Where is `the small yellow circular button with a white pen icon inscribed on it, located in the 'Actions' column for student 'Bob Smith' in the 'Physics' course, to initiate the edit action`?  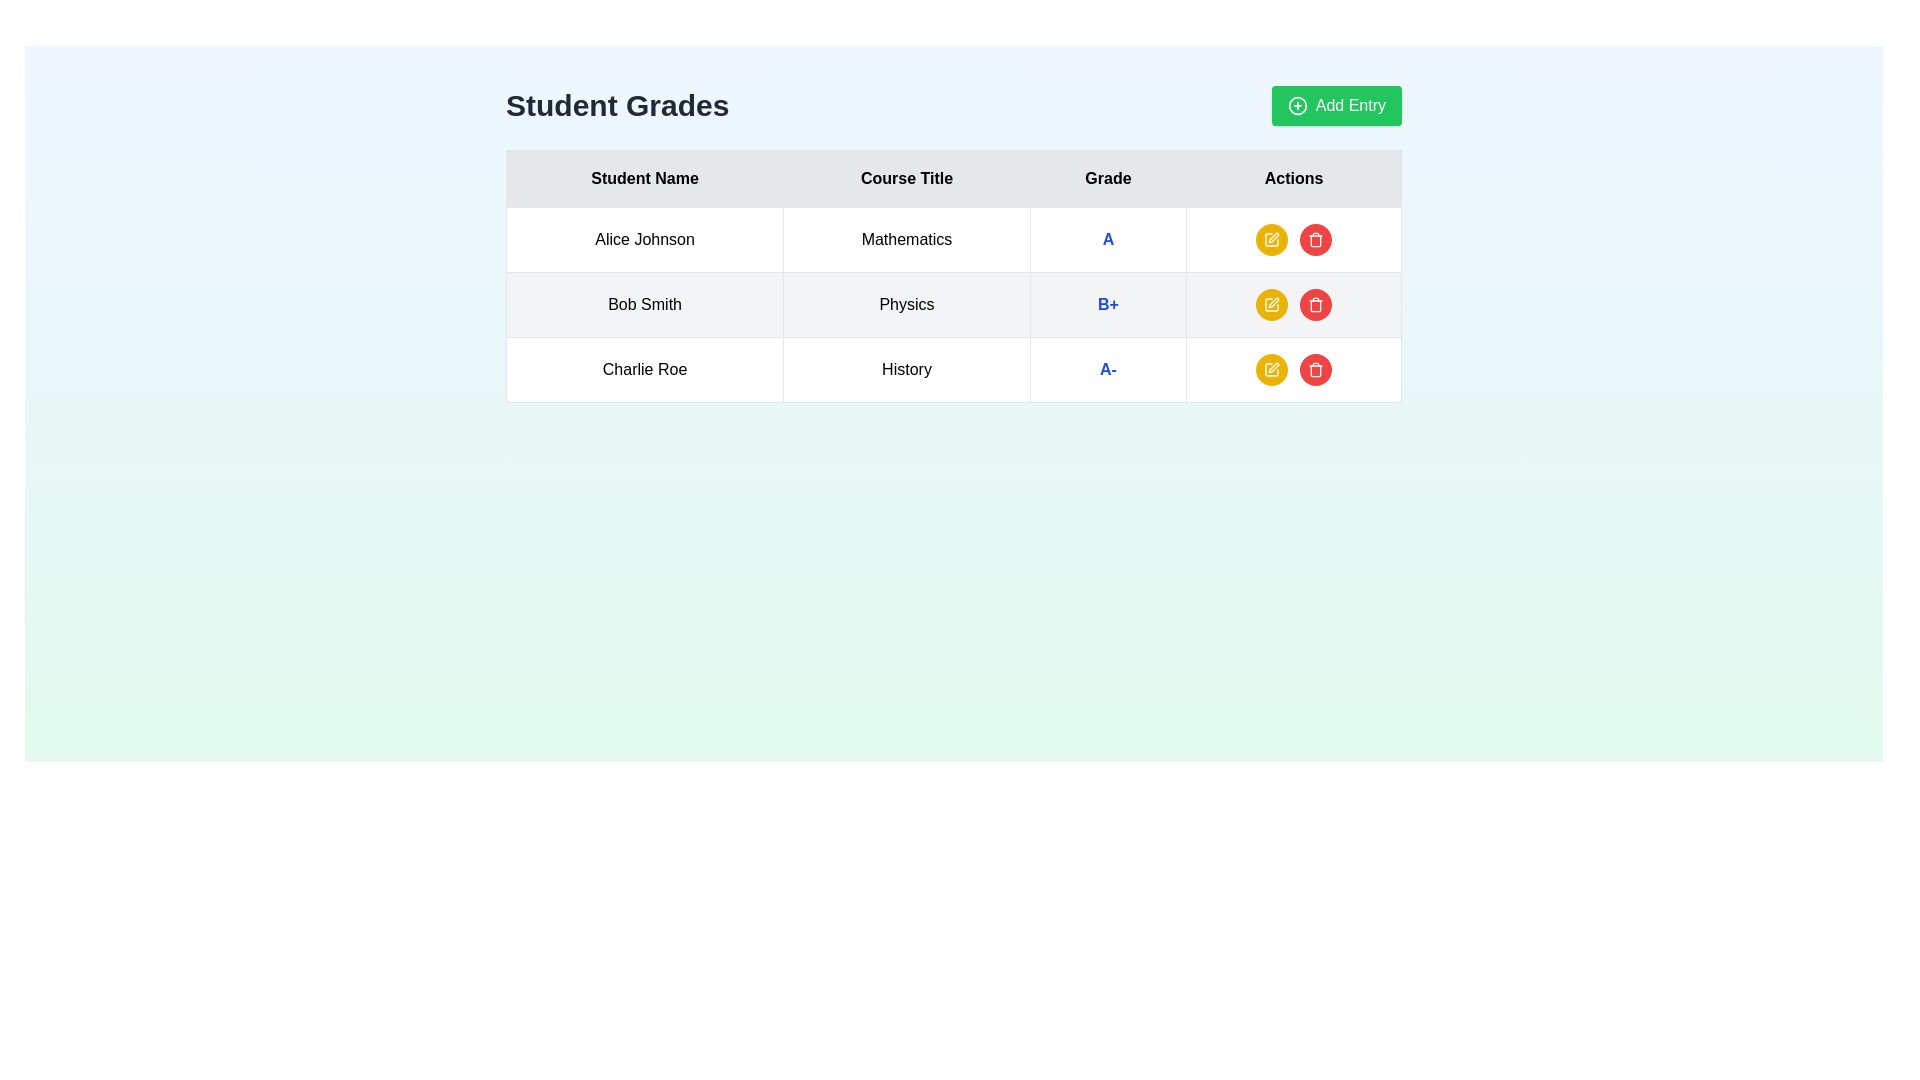 the small yellow circular button with a white pen icon inscribed on it, located in the 'Actions' column for student 'Bob Smith' in the 'Physics' course, to initiate the edit action is located at coordinates (1271, 304).